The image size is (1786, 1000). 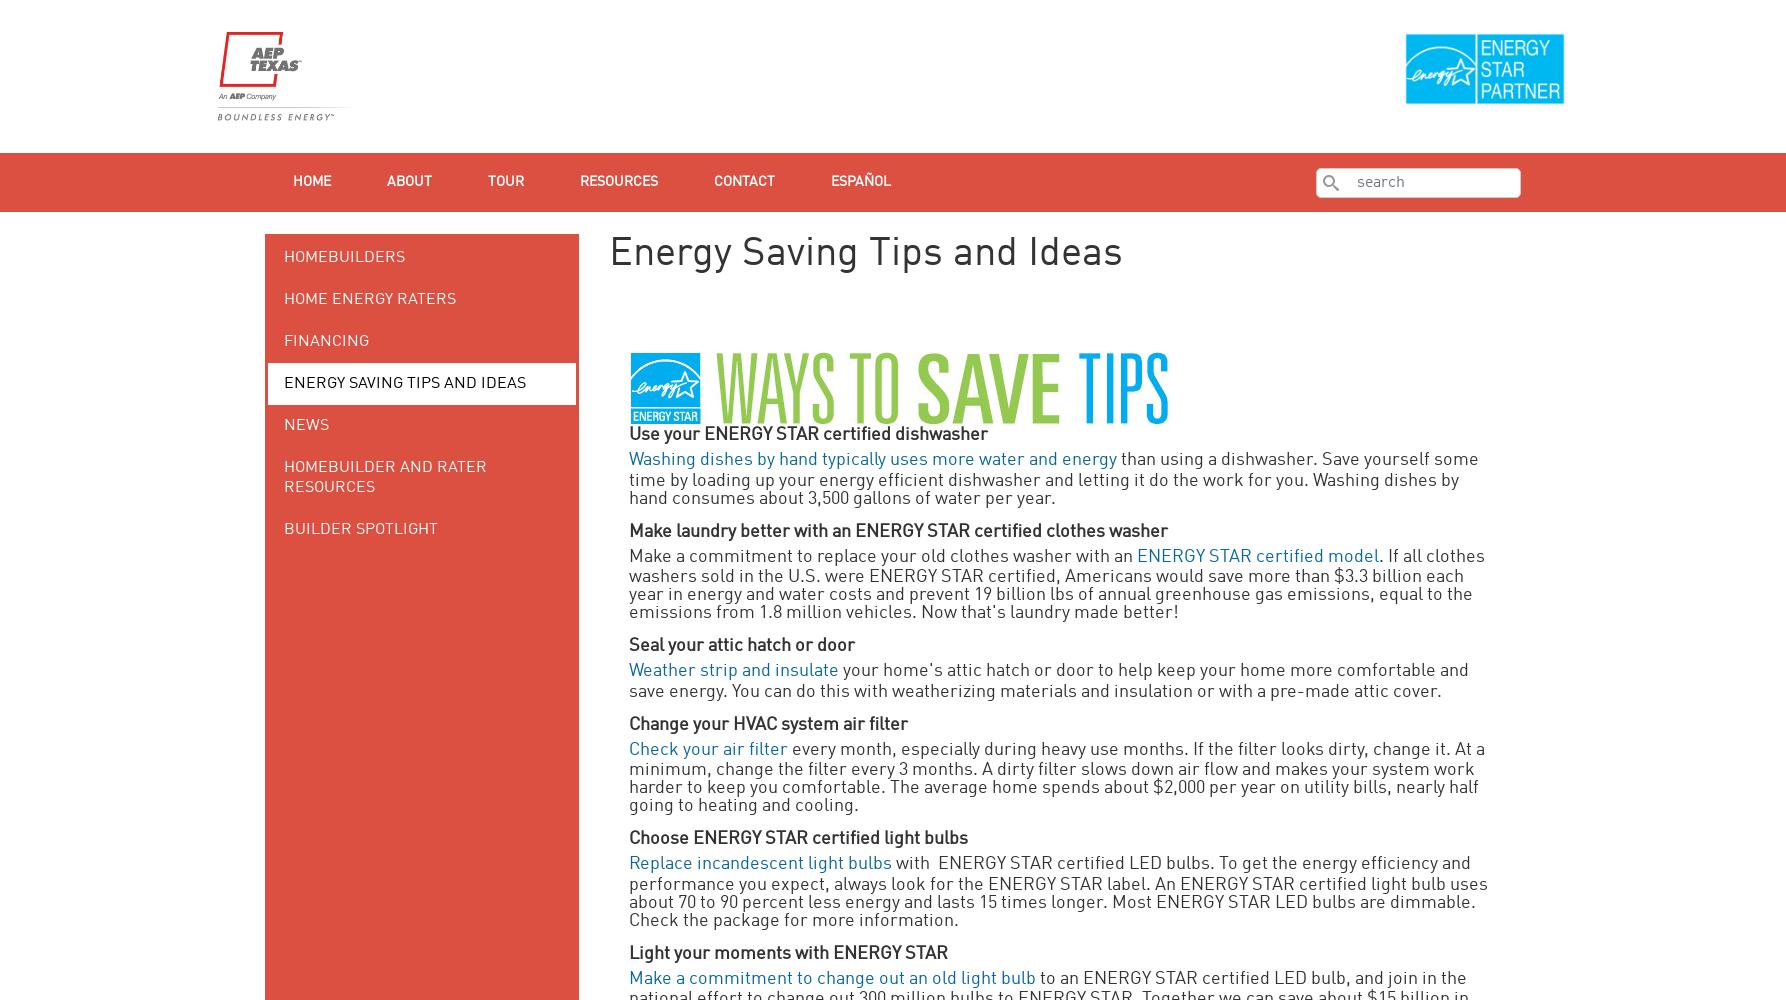 What do you see at coordinates (759, 863) in the screenshot?
I see `'Replace incandescent light bulbs'` at bounding box center [759, 863].